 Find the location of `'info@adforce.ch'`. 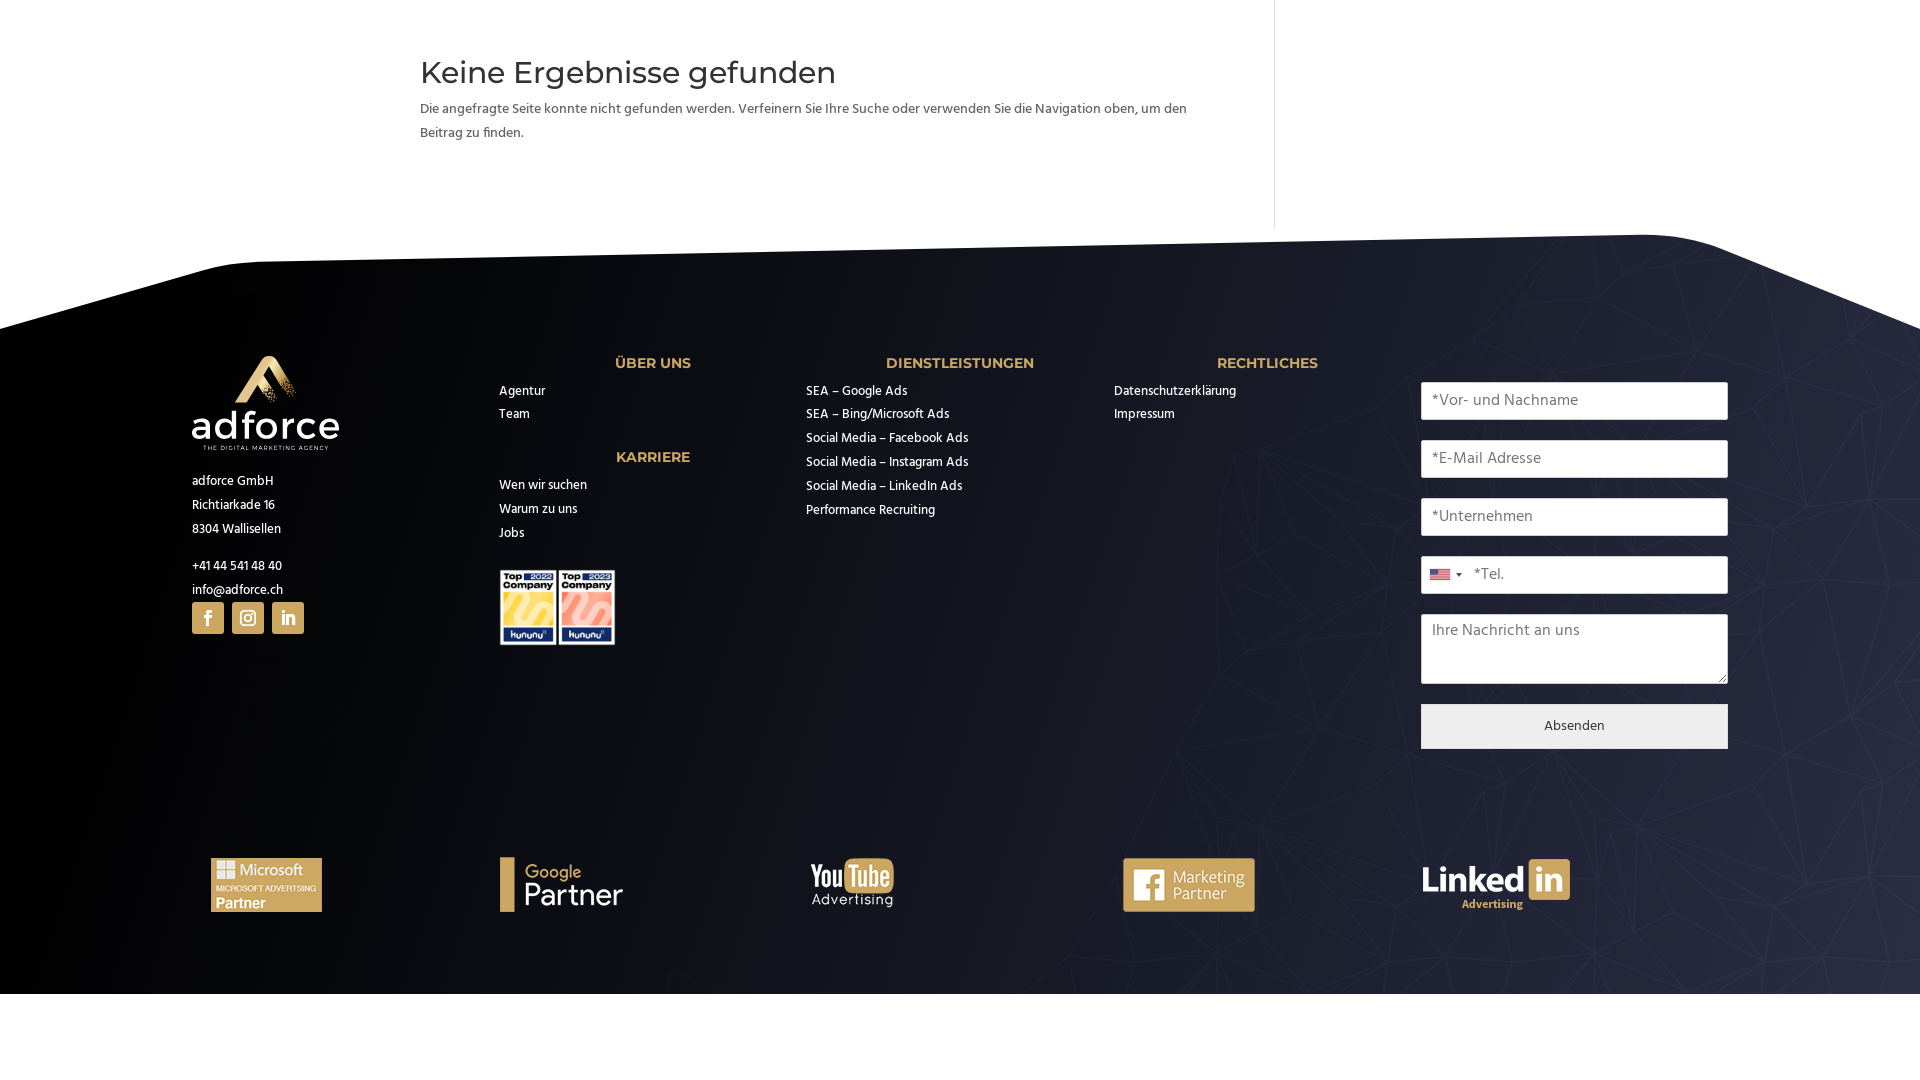

'info@adforce.ch' is located at coordinates (192, 589).